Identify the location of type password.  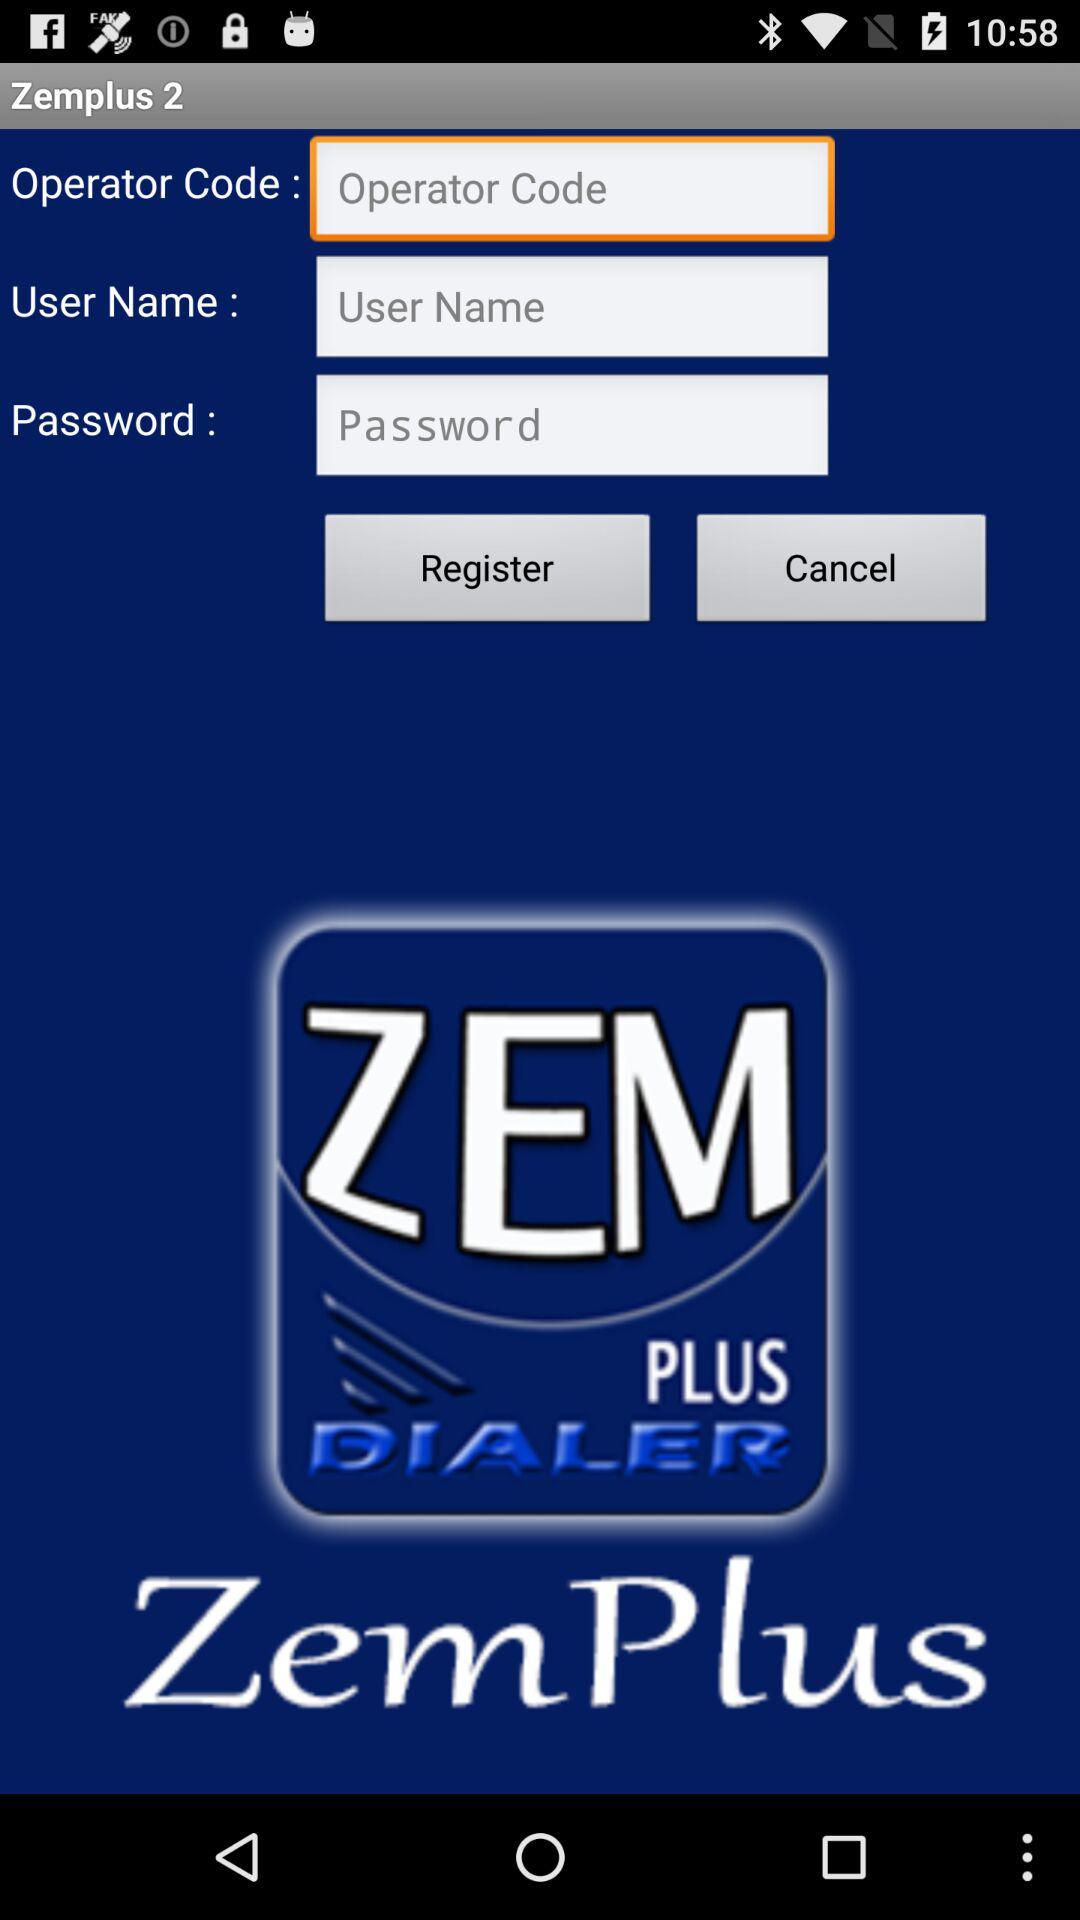
(572, 426).